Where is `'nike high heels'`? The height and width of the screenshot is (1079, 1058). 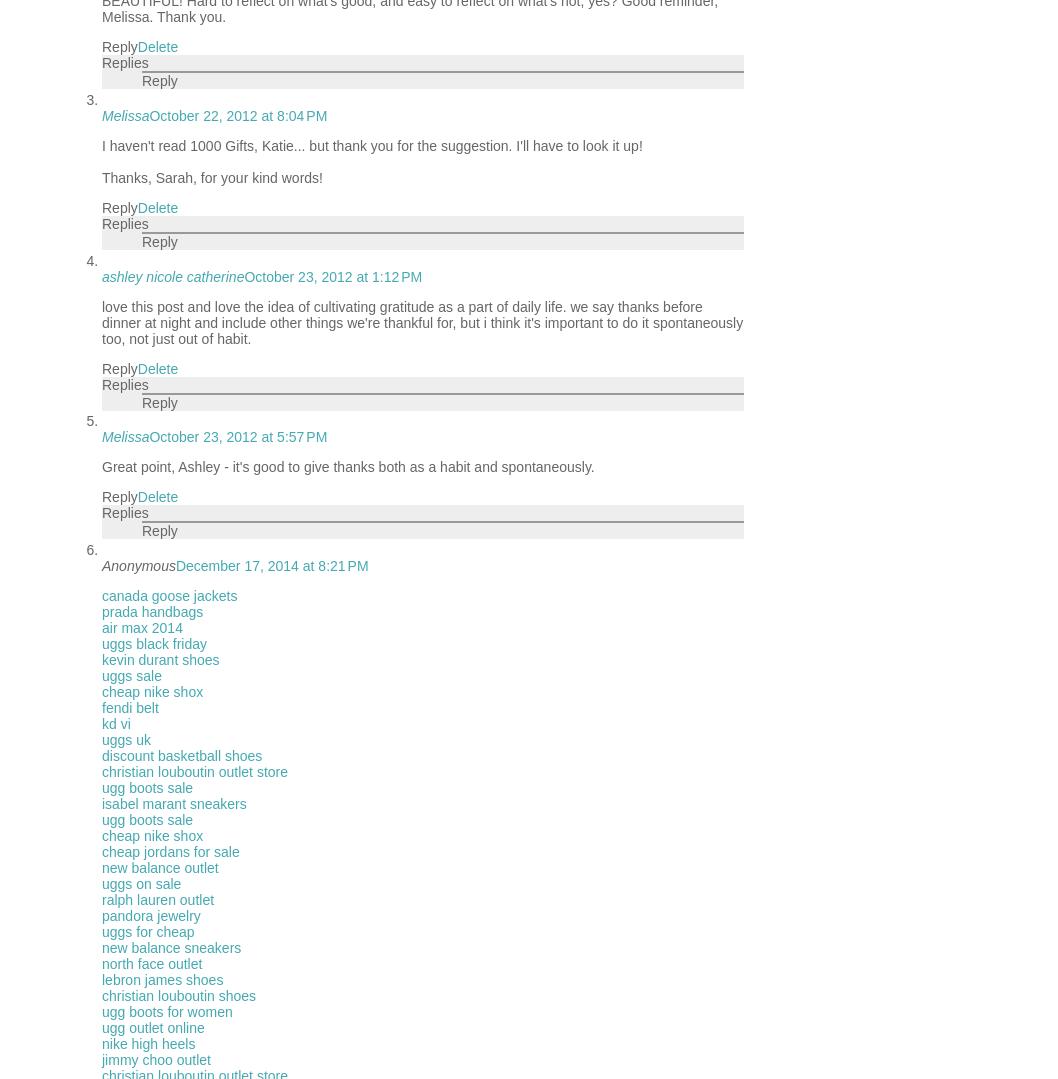 'nike high heels' is located at coordinates (147, 1043).